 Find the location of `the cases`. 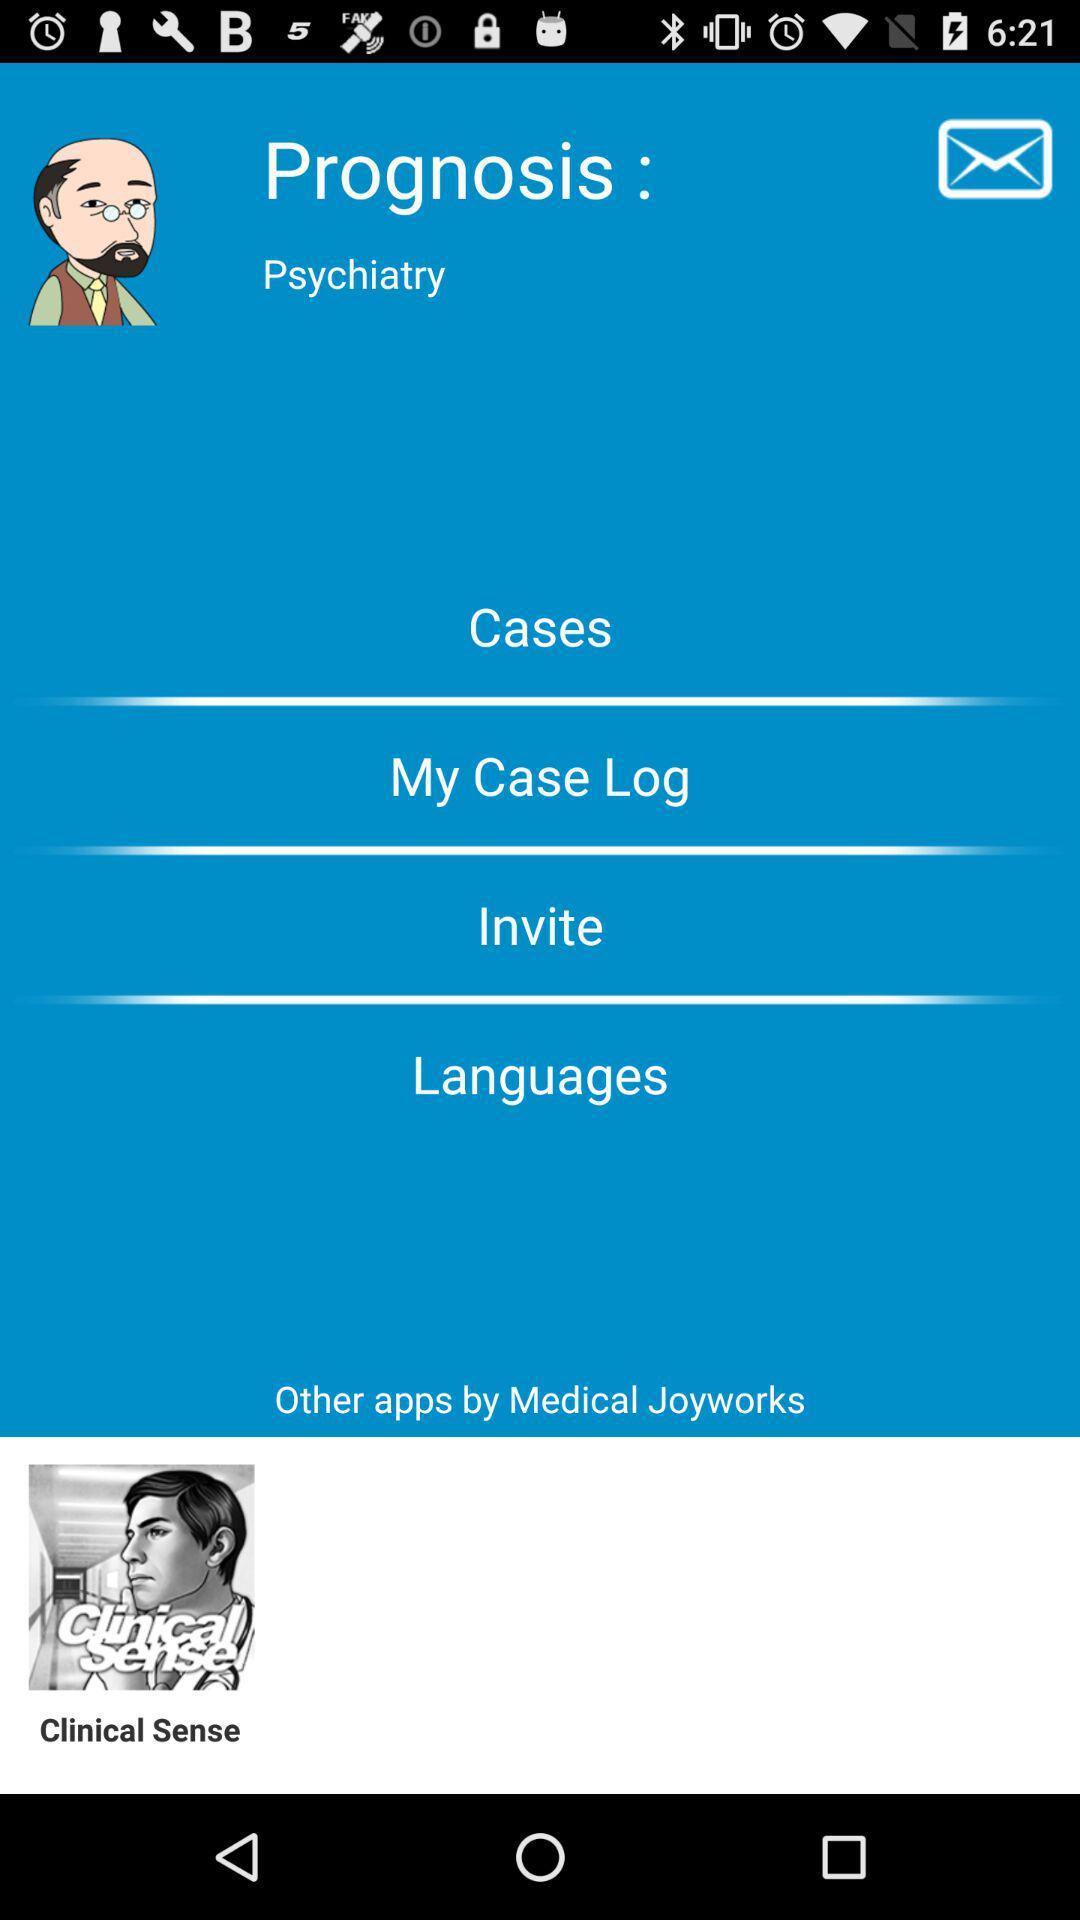

the cases is located at coordinates (540, 624).